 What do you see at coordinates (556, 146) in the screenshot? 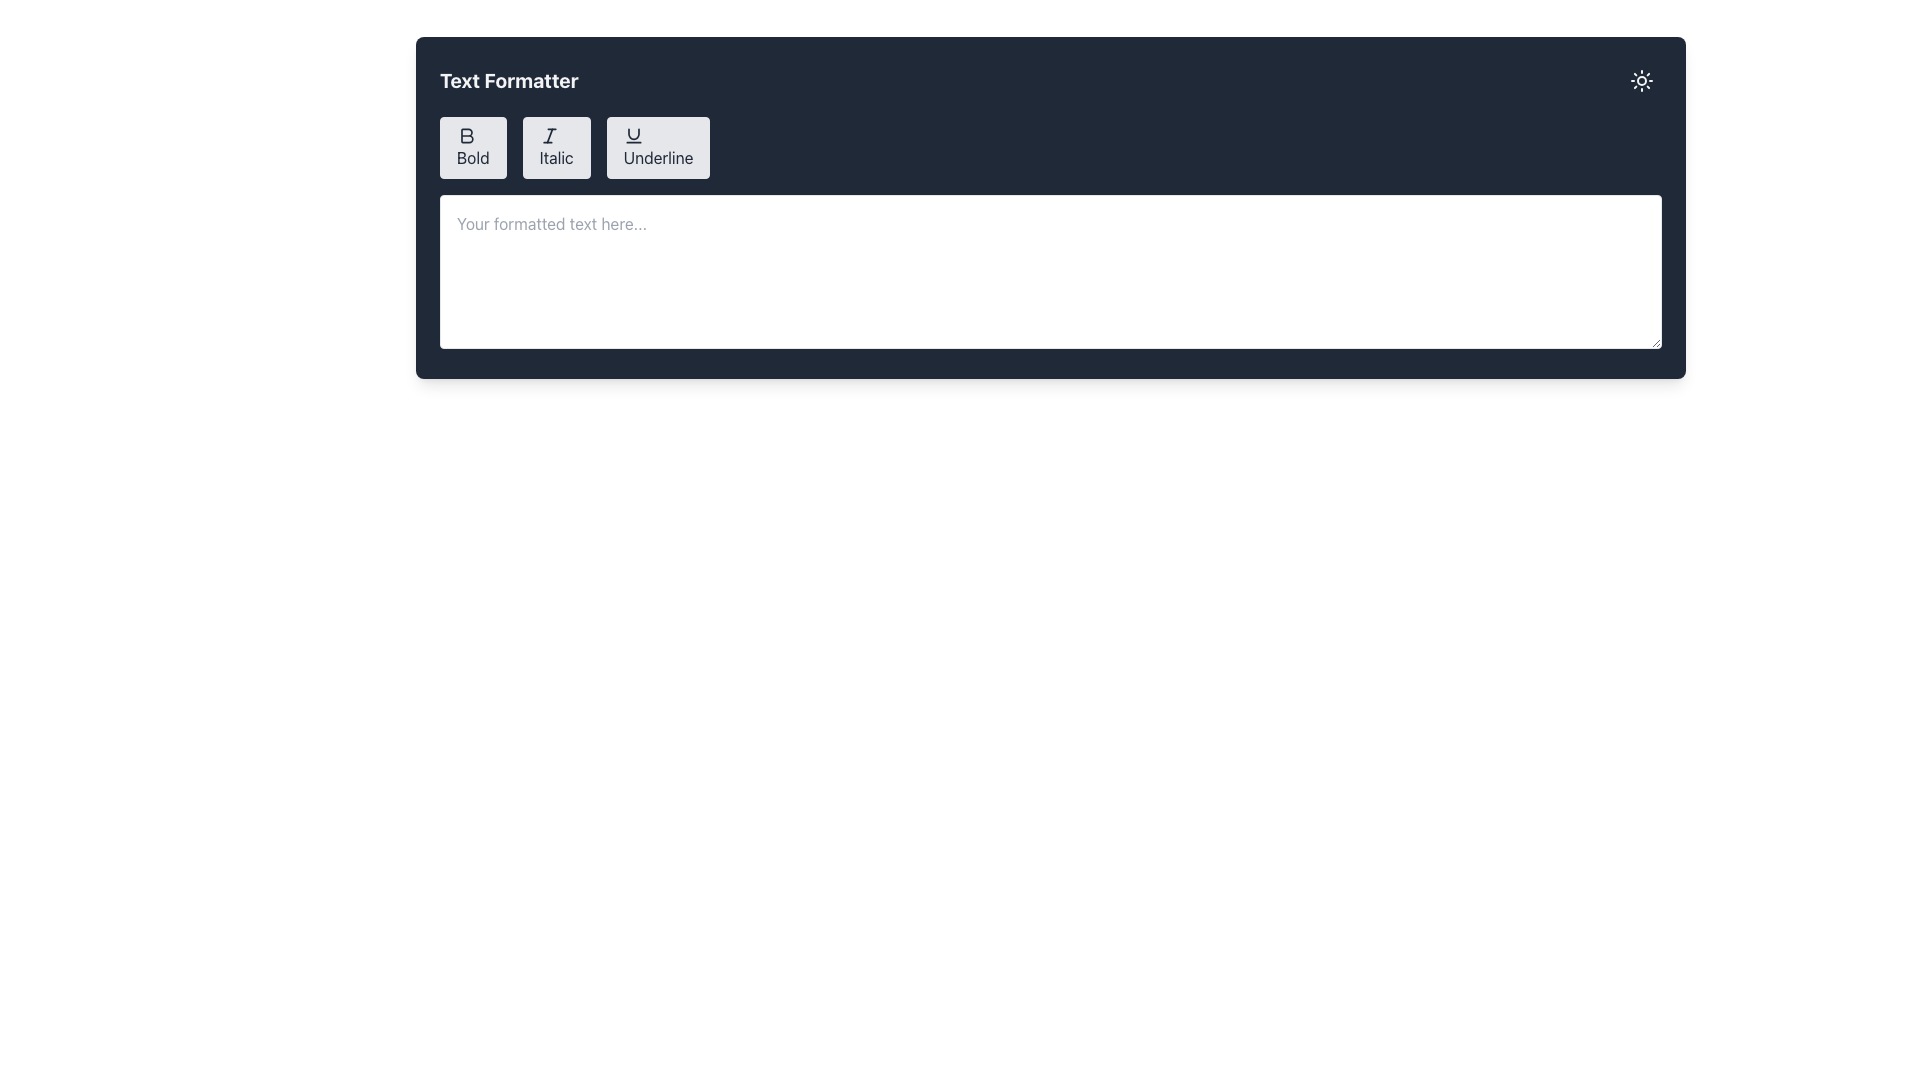
I see `the 'Italic' button in the text formatting interface to apply italic formatting to the selected text` at bounding box center [556, 146].